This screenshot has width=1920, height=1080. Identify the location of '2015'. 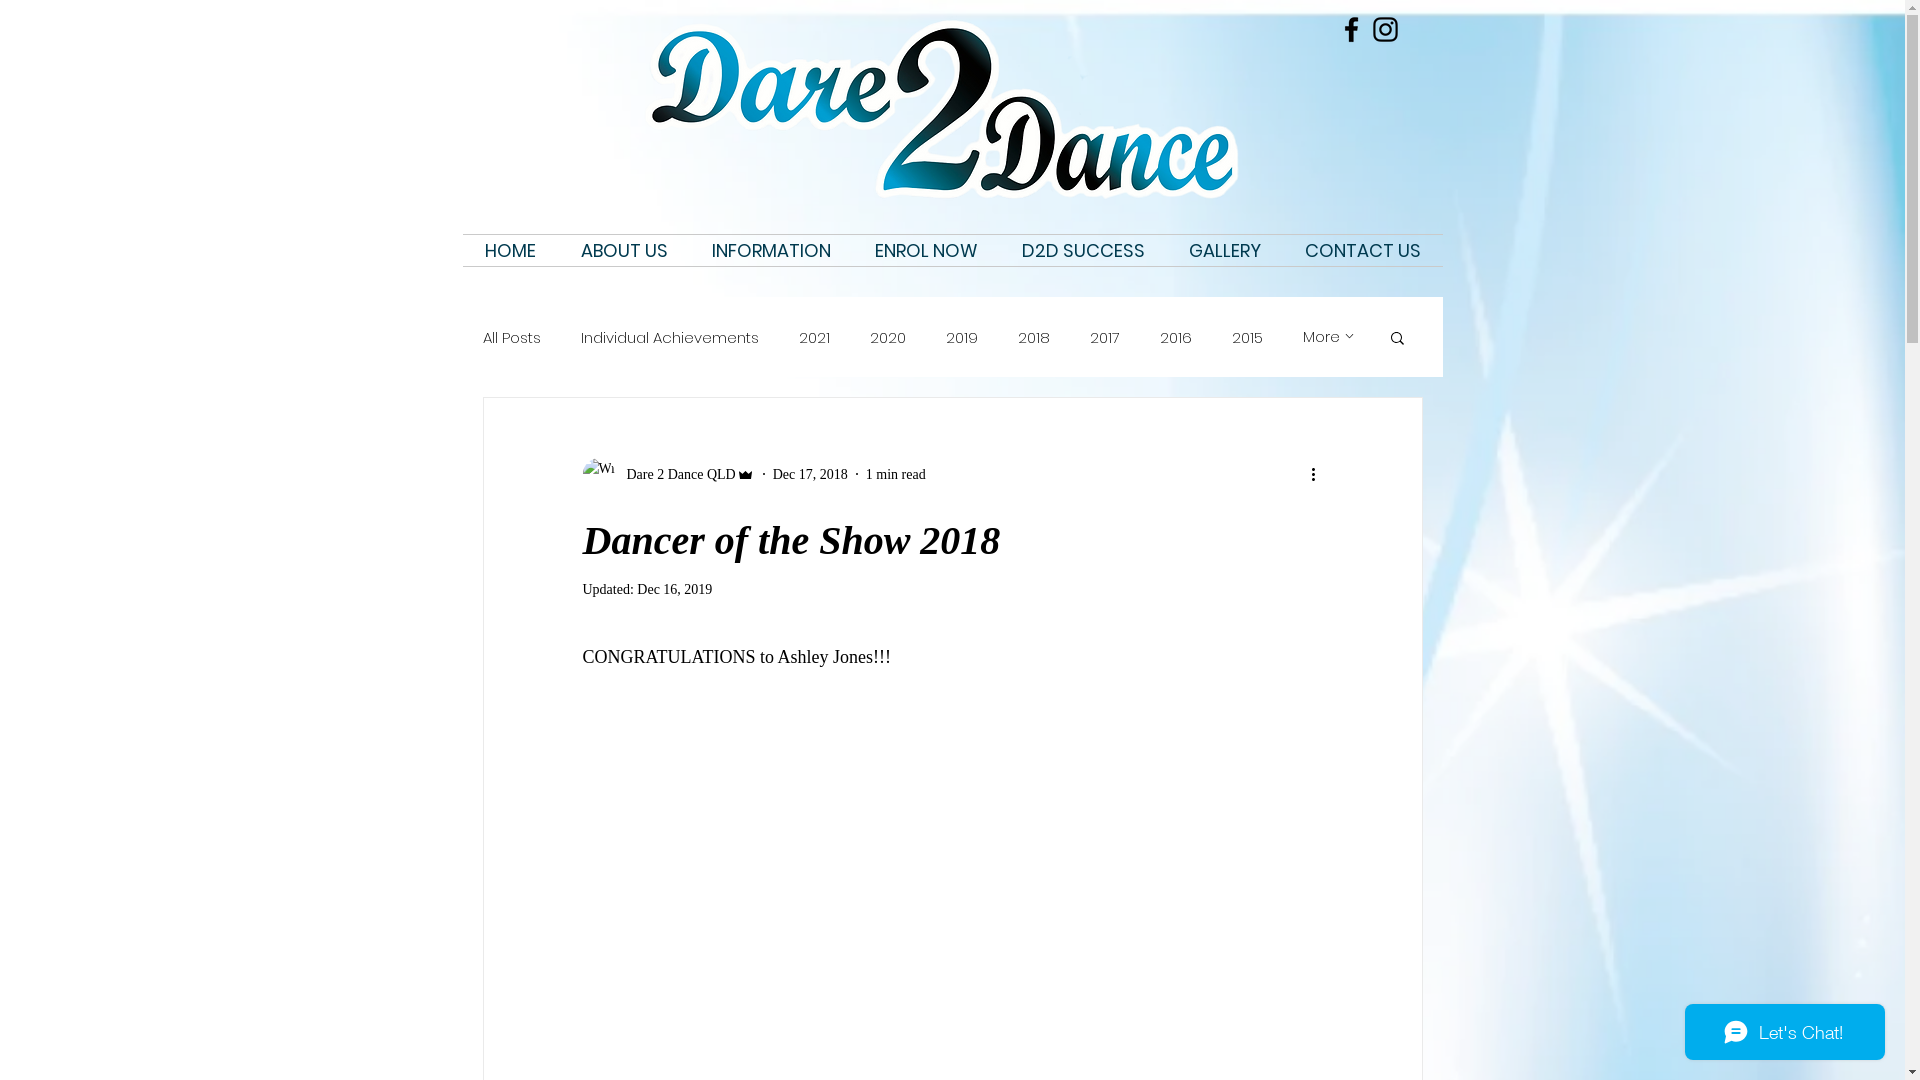
(1246, 336).